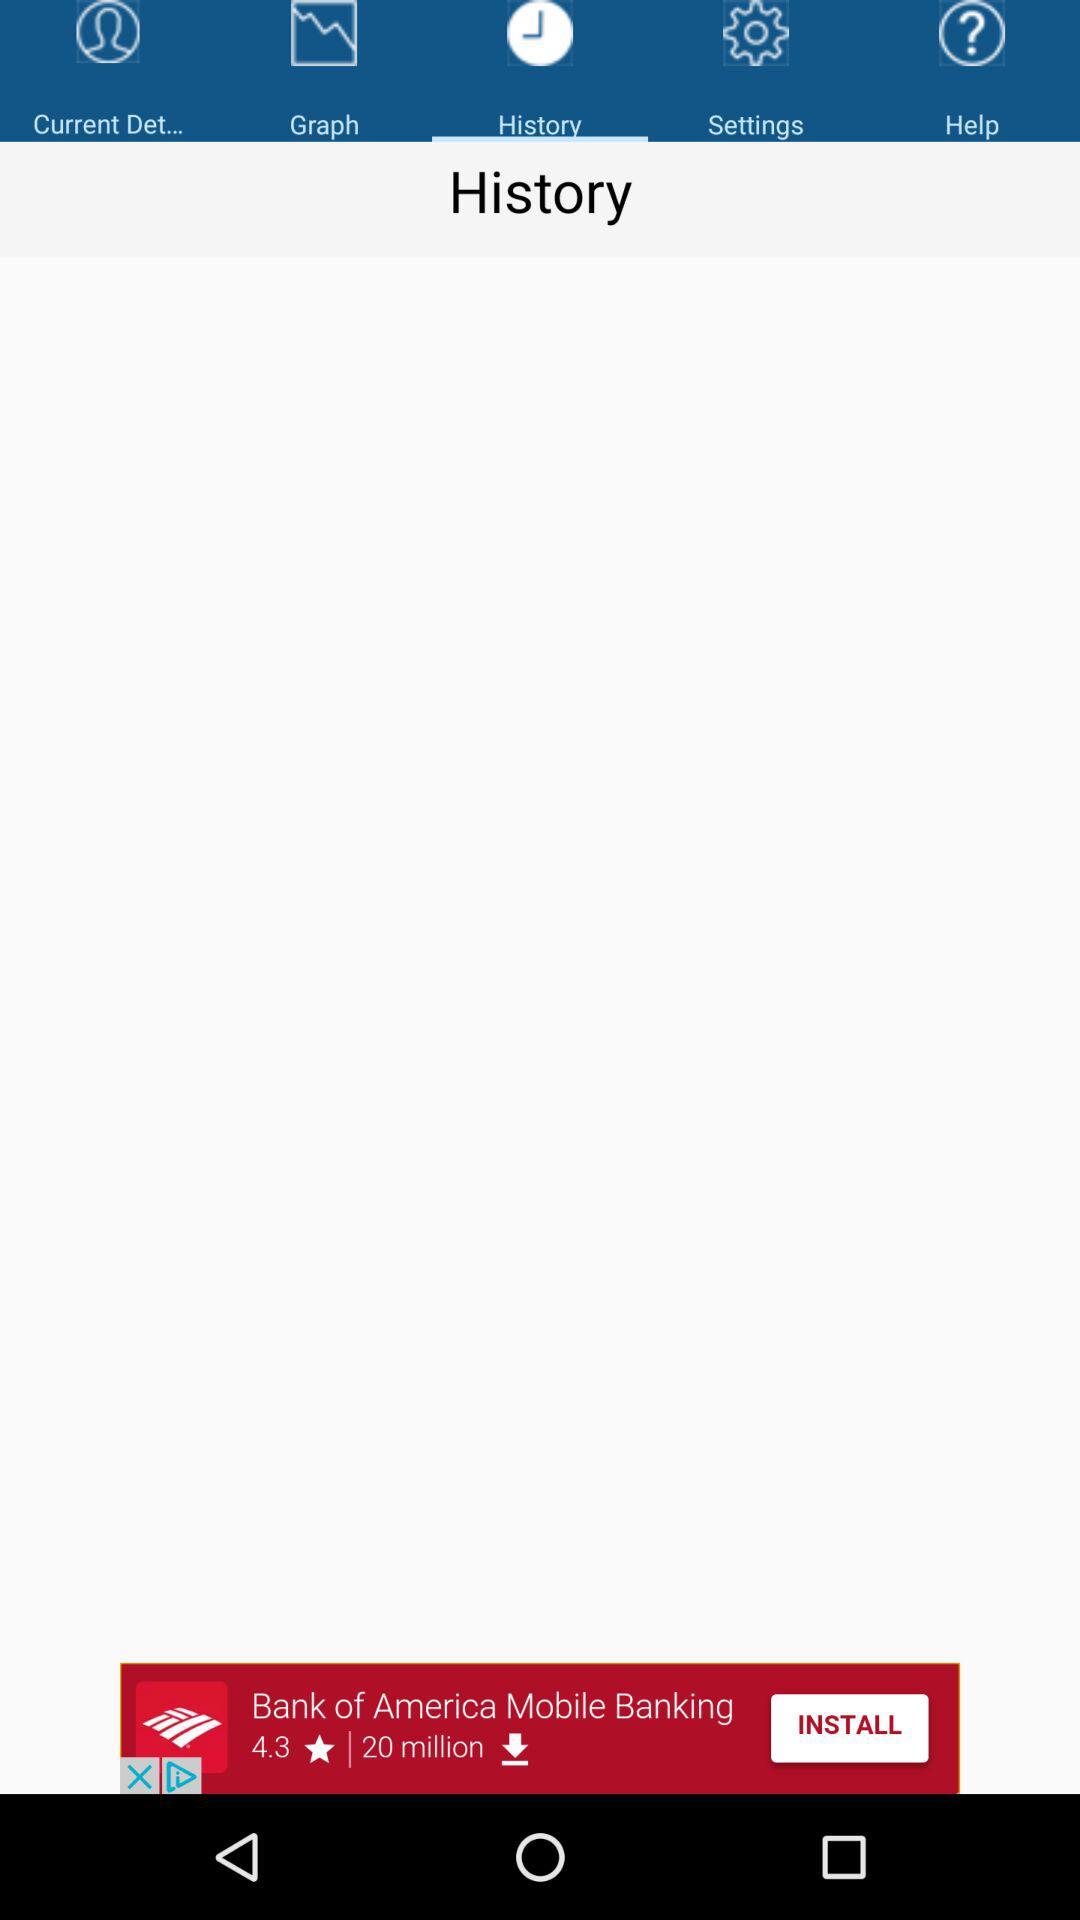 The height and width of the screenshot is (1920, 1080). Describe the element at coordinates (540, 1727) in the screenshot. I see `click on advertisements` at that location.